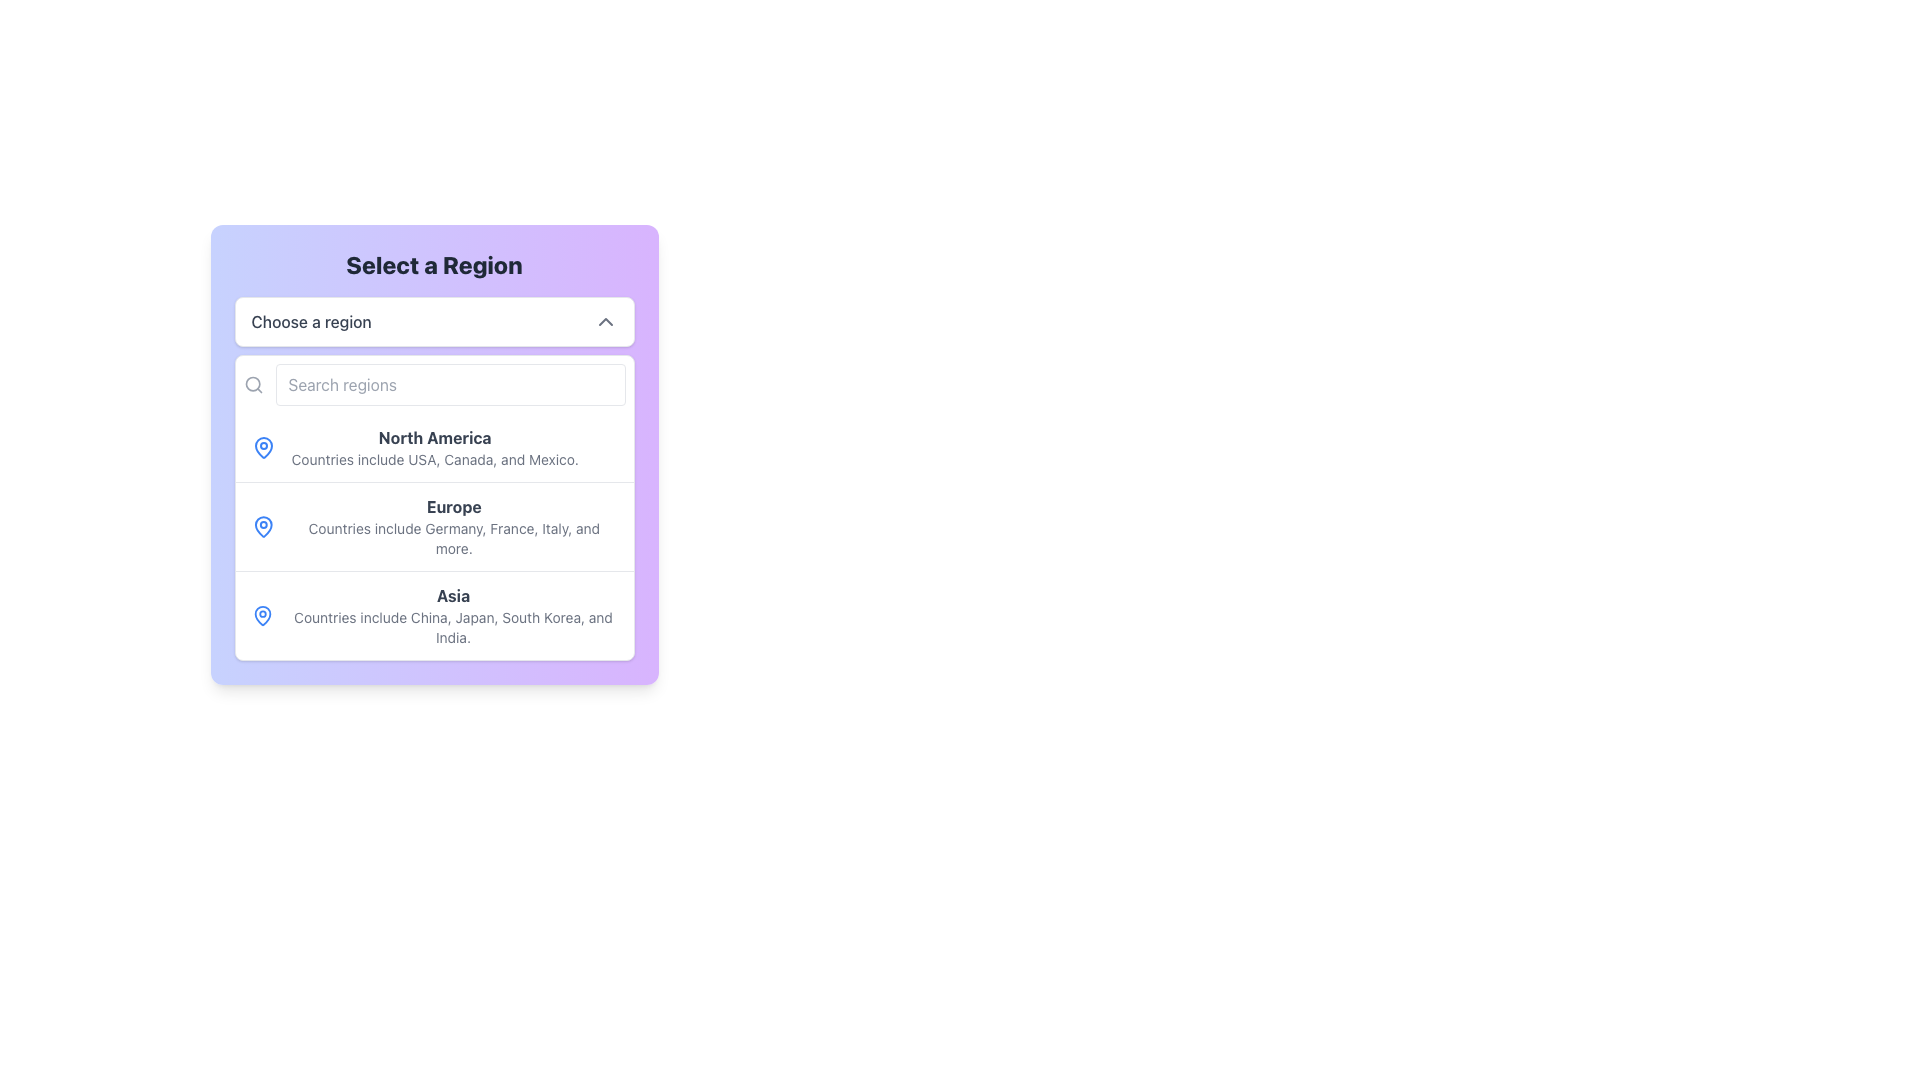 The height and width of the screenshot is (1080, 1920). I want to click on the text label that provides a brief and supplementary description of countries in Europe, located directly beneath the 'Europe' text in the 'Select a Region' modal, so click(453, 538).